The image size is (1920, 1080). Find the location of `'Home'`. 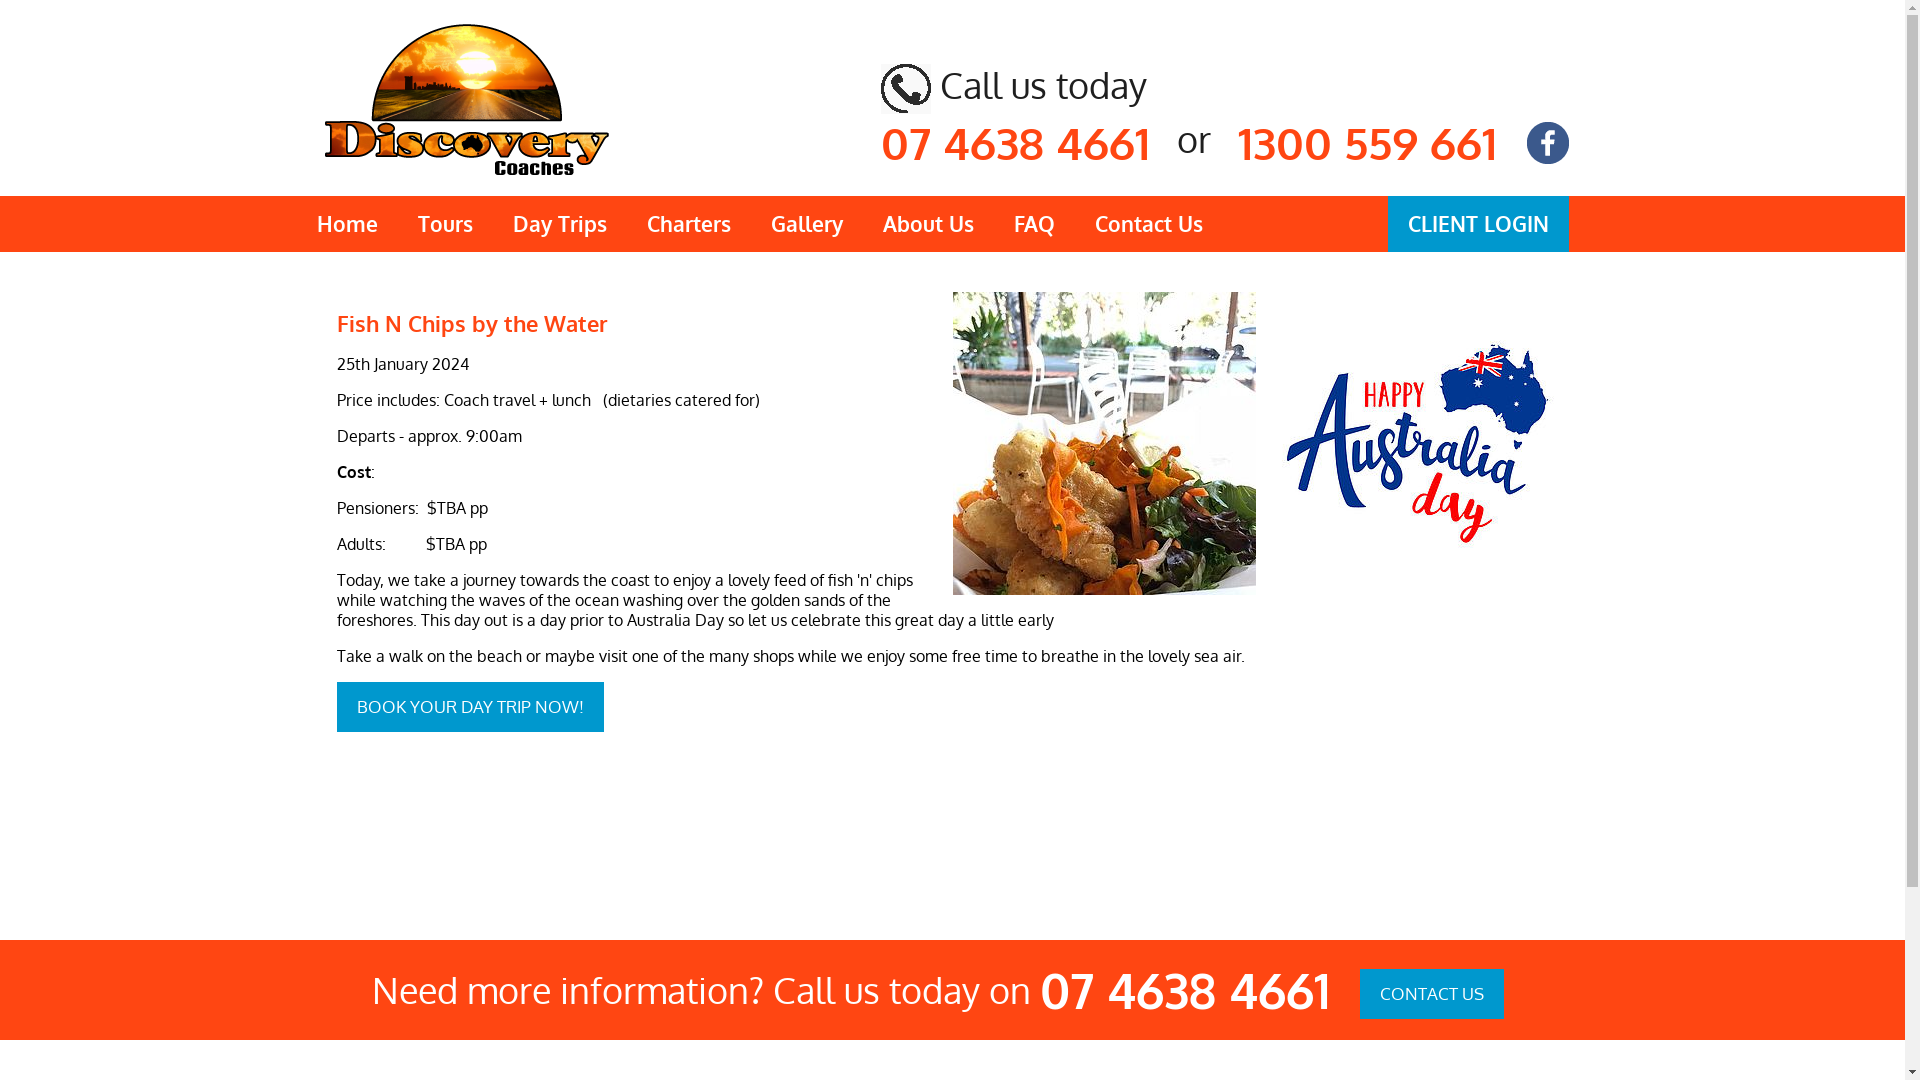

'Home' is located at coordinates (346, 223).